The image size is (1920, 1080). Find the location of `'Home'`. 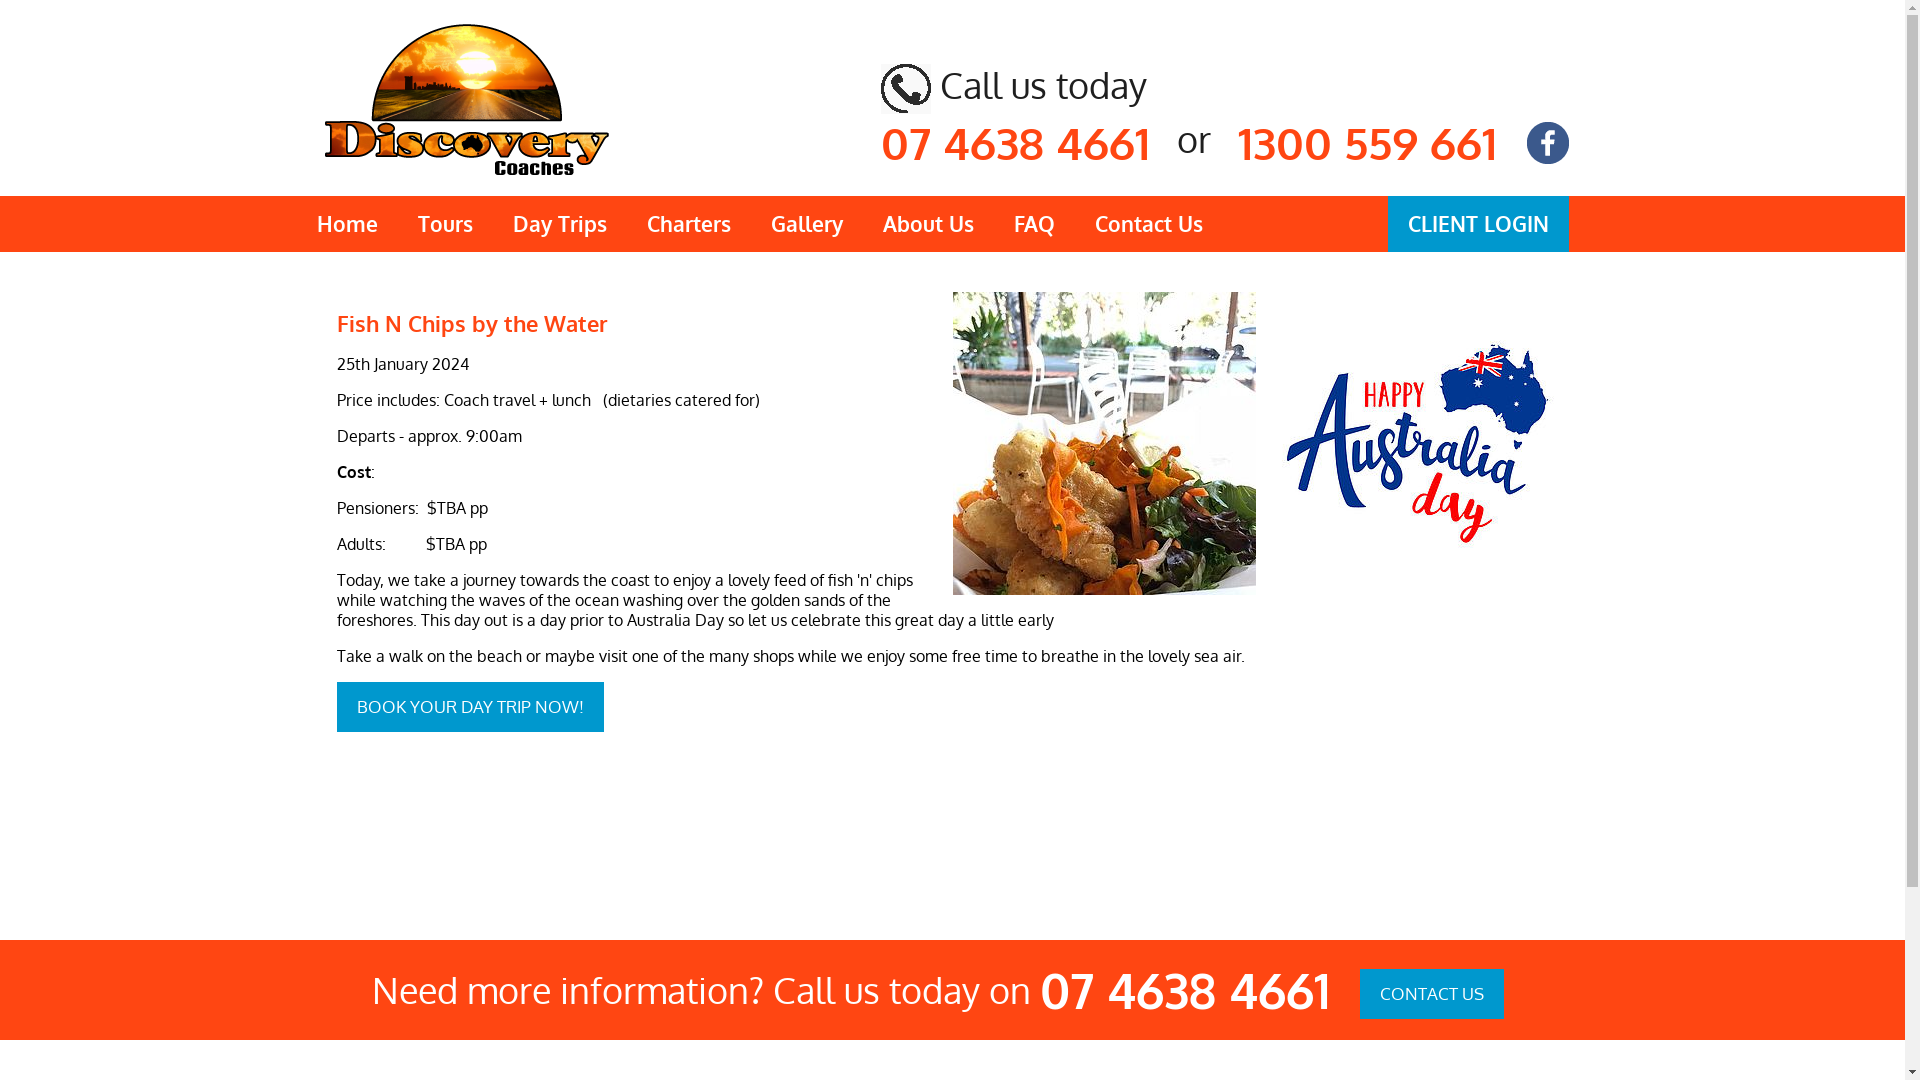

'Home' is located at coordinates (346, 223).